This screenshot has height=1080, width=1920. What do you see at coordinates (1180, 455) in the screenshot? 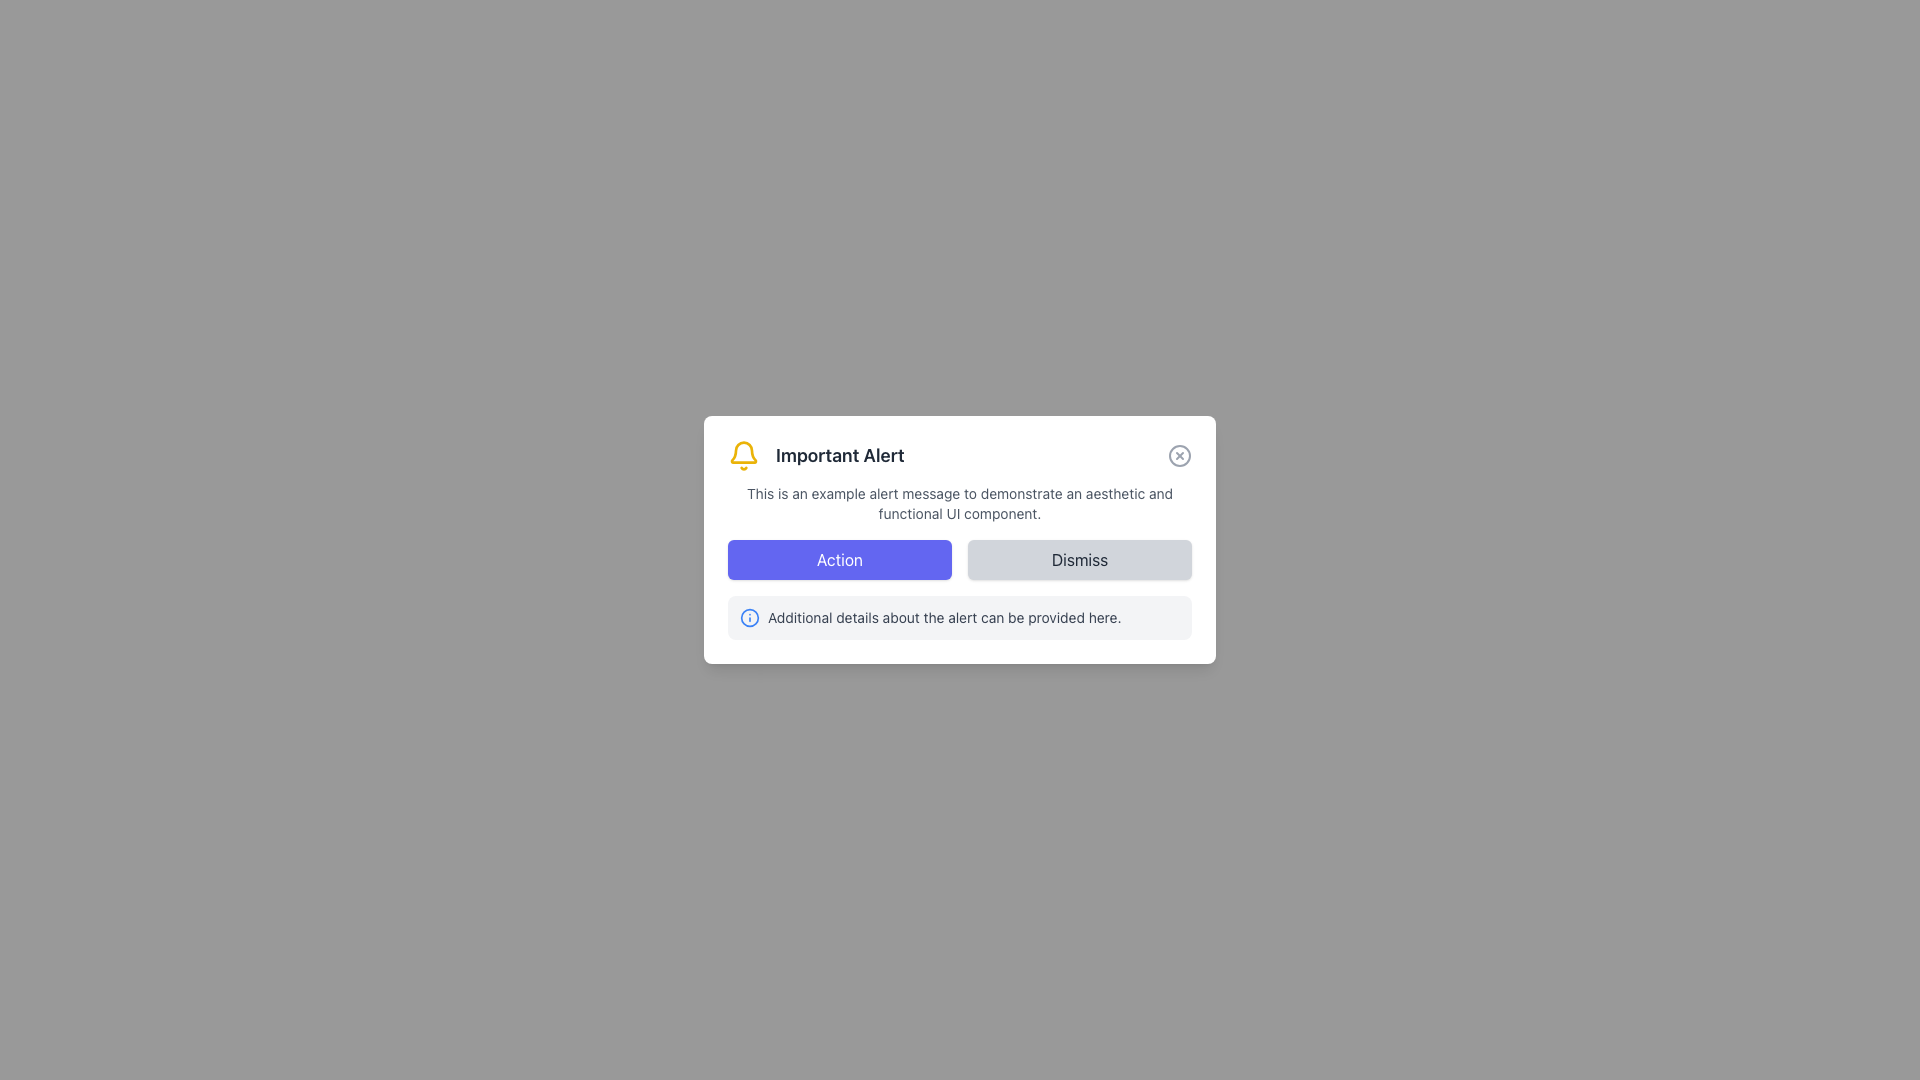
I see `the circular component of the dismiss button within the 'circle-x' icon located in the top-right corner of the alert modal` at bounding box center [1180, 455].